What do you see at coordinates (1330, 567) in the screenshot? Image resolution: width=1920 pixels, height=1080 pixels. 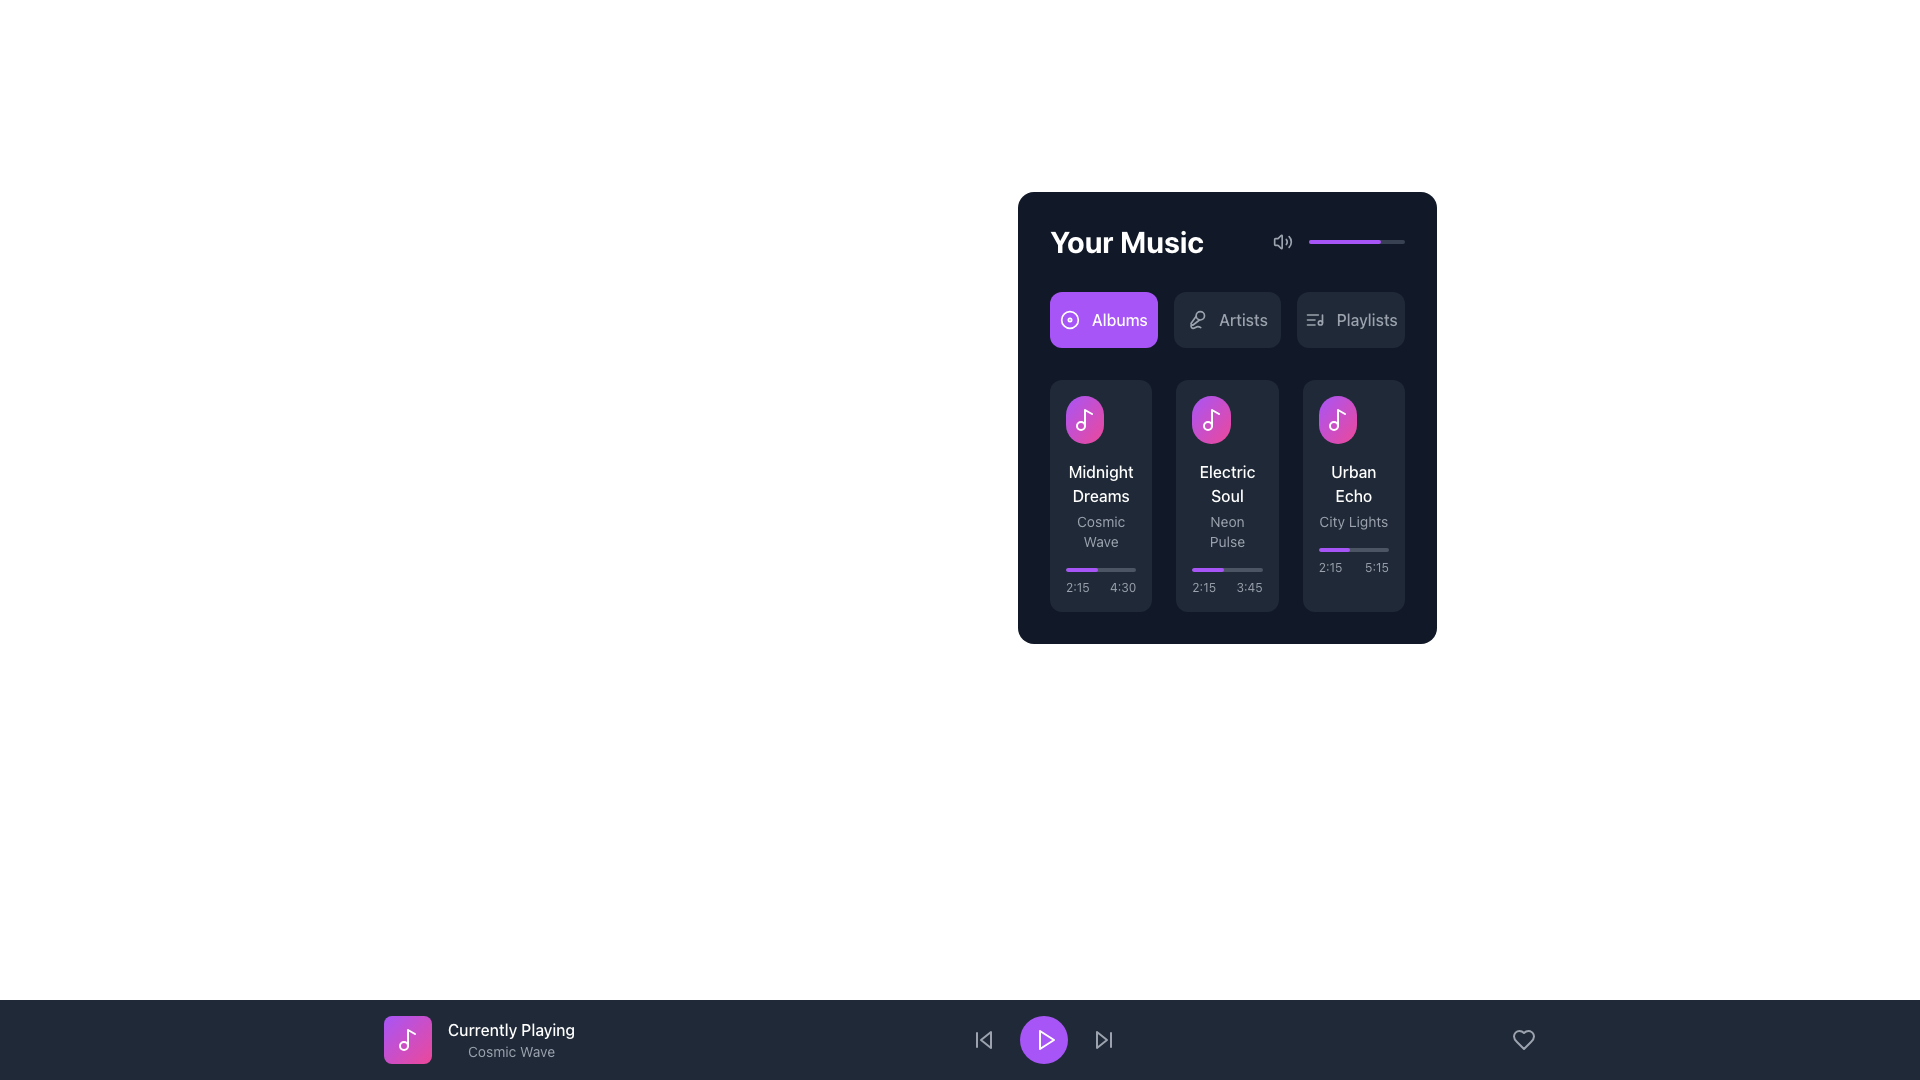 I see `the static text label displaying '2:15', which is located at the bottom left of the 'Urban Echo' music card, slightly below the progress bar` at bounding box center [1330, 567].